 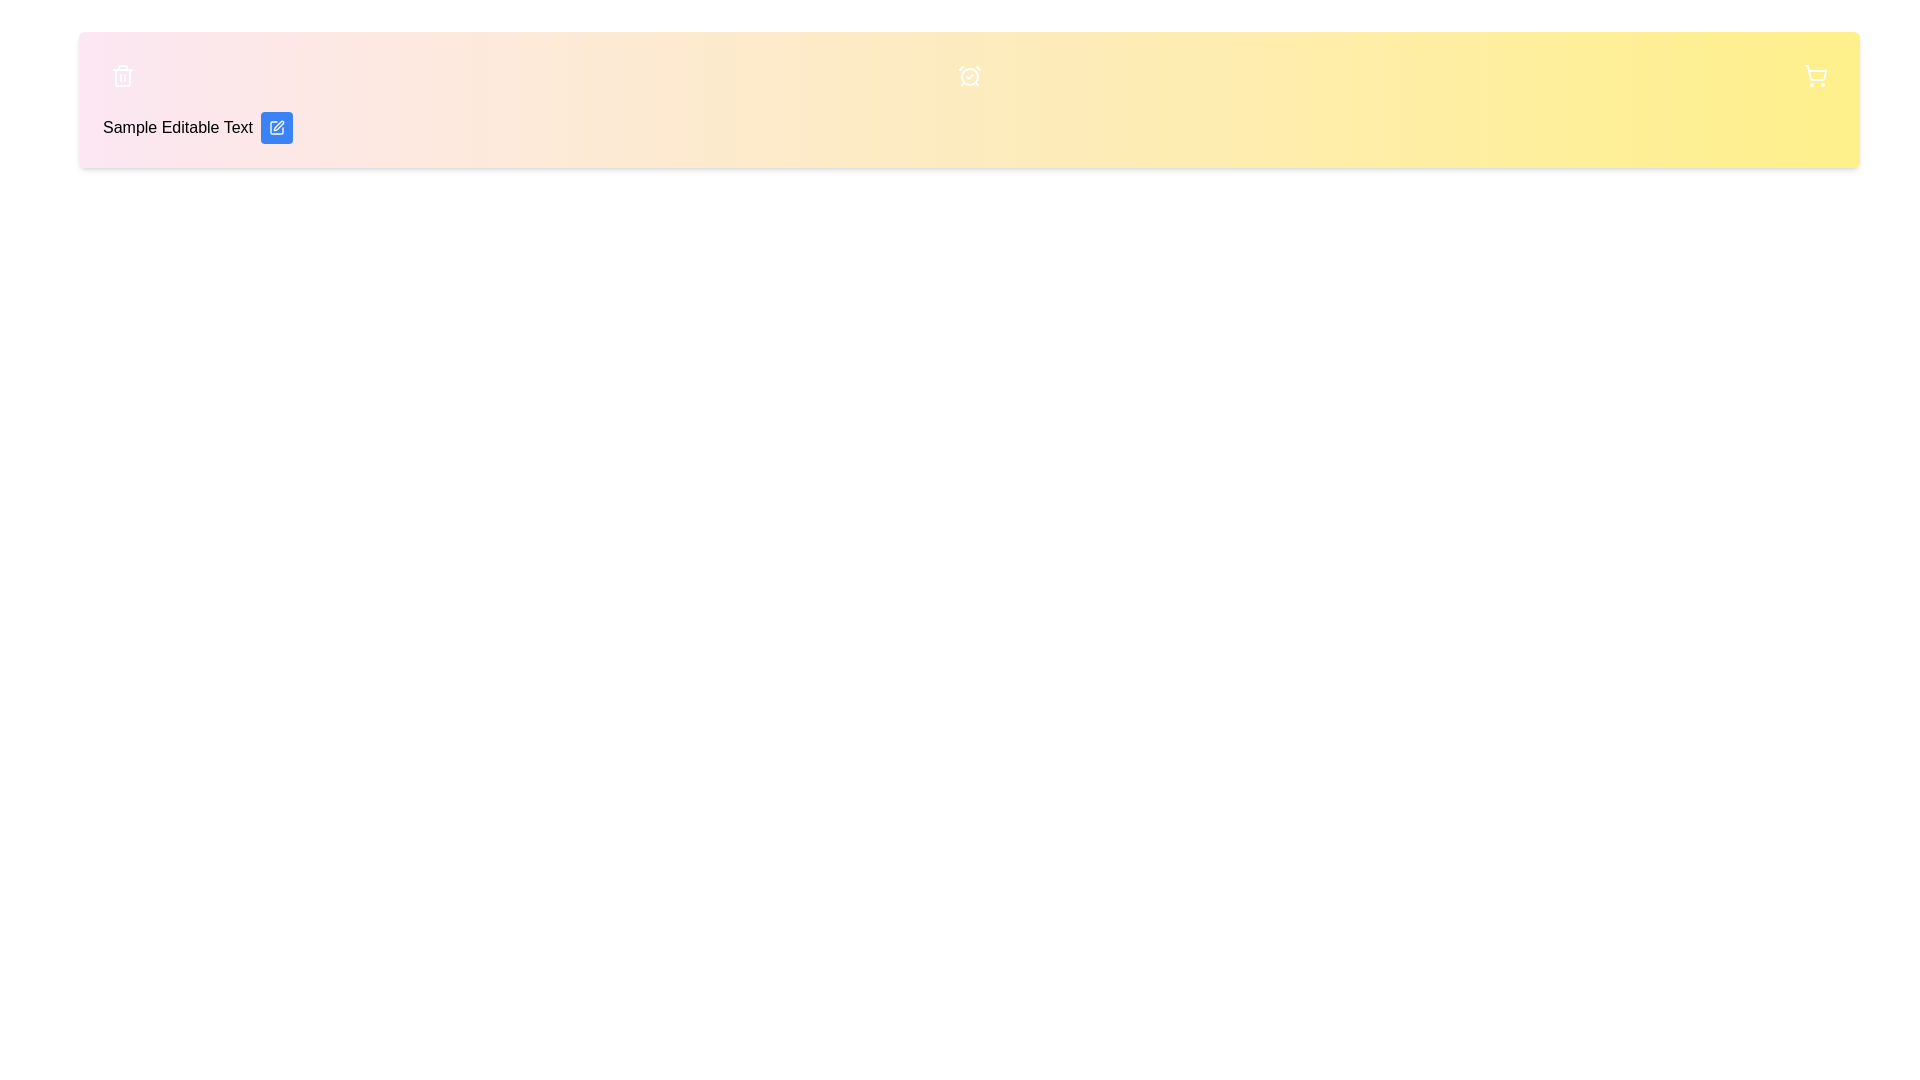 I want to click on the edit button, which is represented by an icon inside a blue button with rounded corners, located to the right of 'Sample Editable Text' in the header bar, so click(x=276, y=127).